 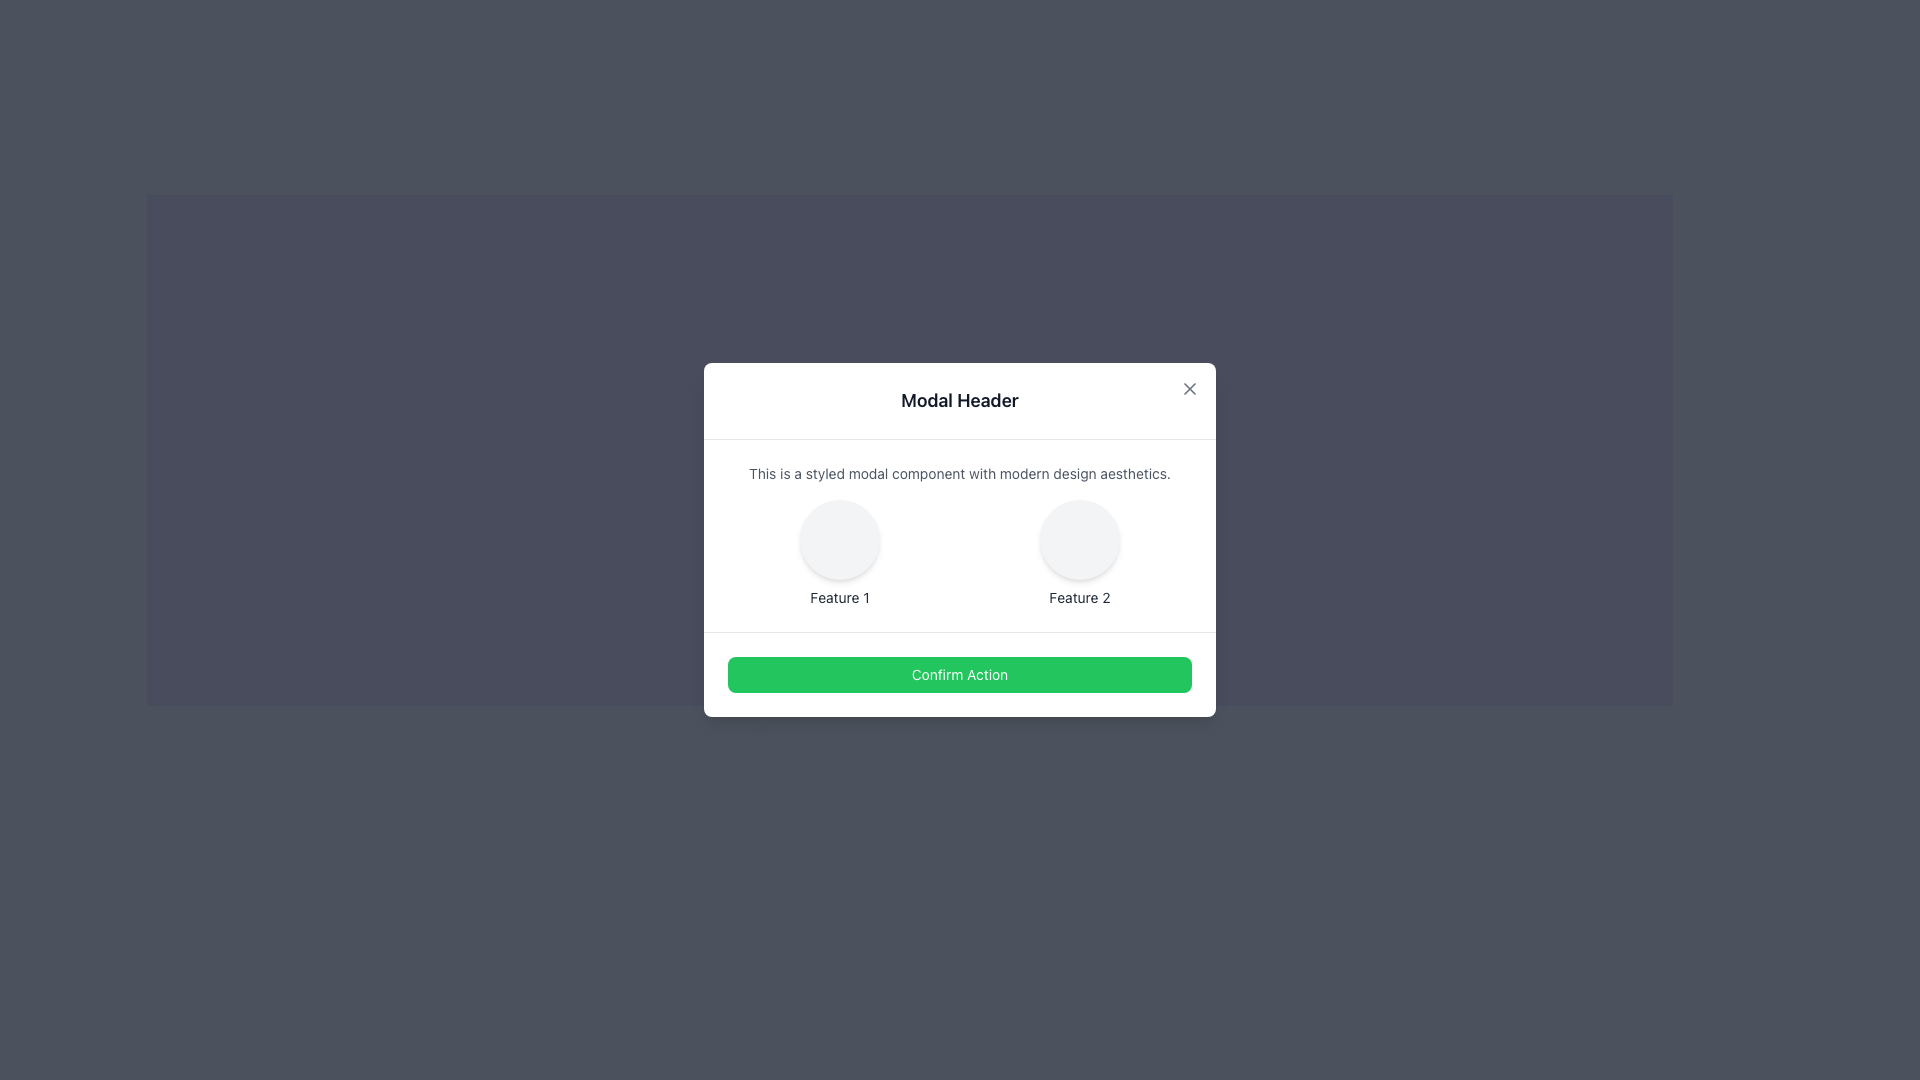 What do you see at coordinates (840, 554) in the screenshot?
I see `the grid item labeled 'Feature 1', which represents a feature or functionality of the UI` at bounding box center [840, 554].